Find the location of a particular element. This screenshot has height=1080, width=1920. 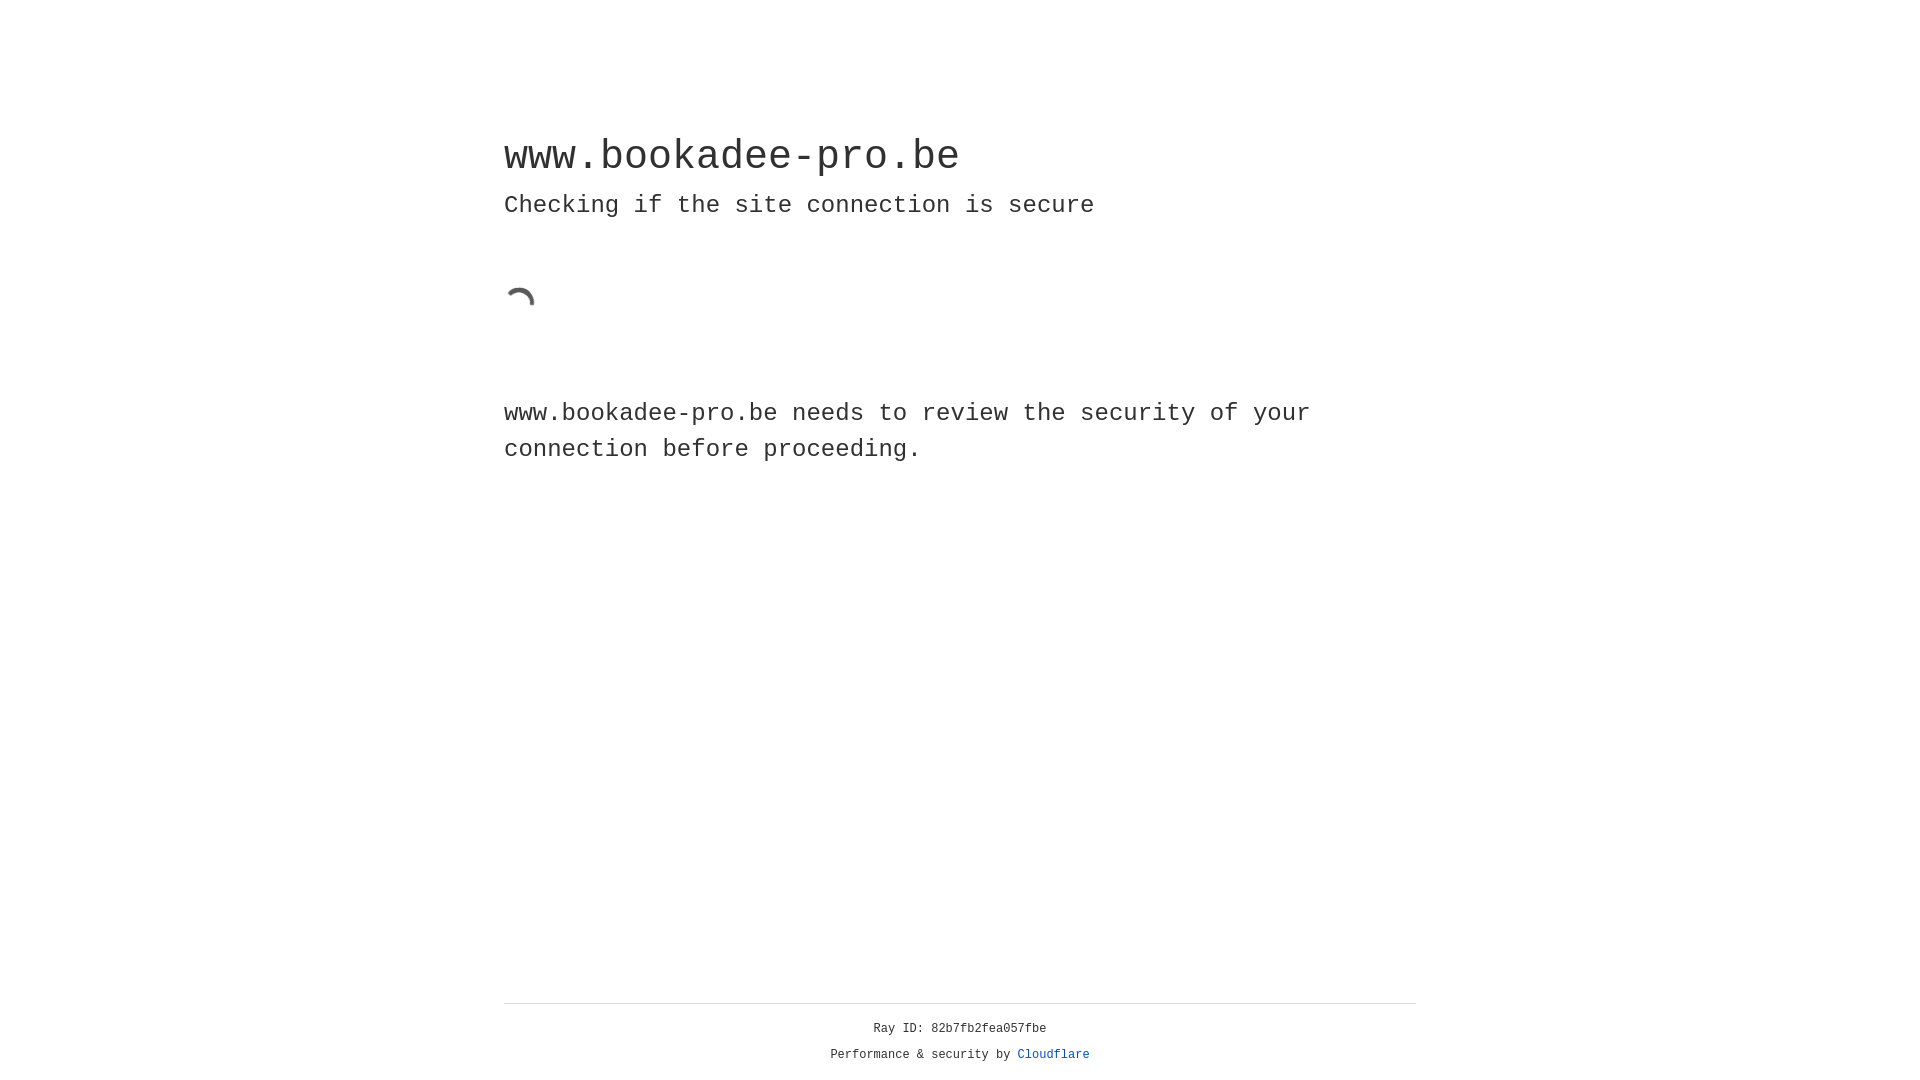

'Cloudflare' is located at coordinates (1053, 1054).